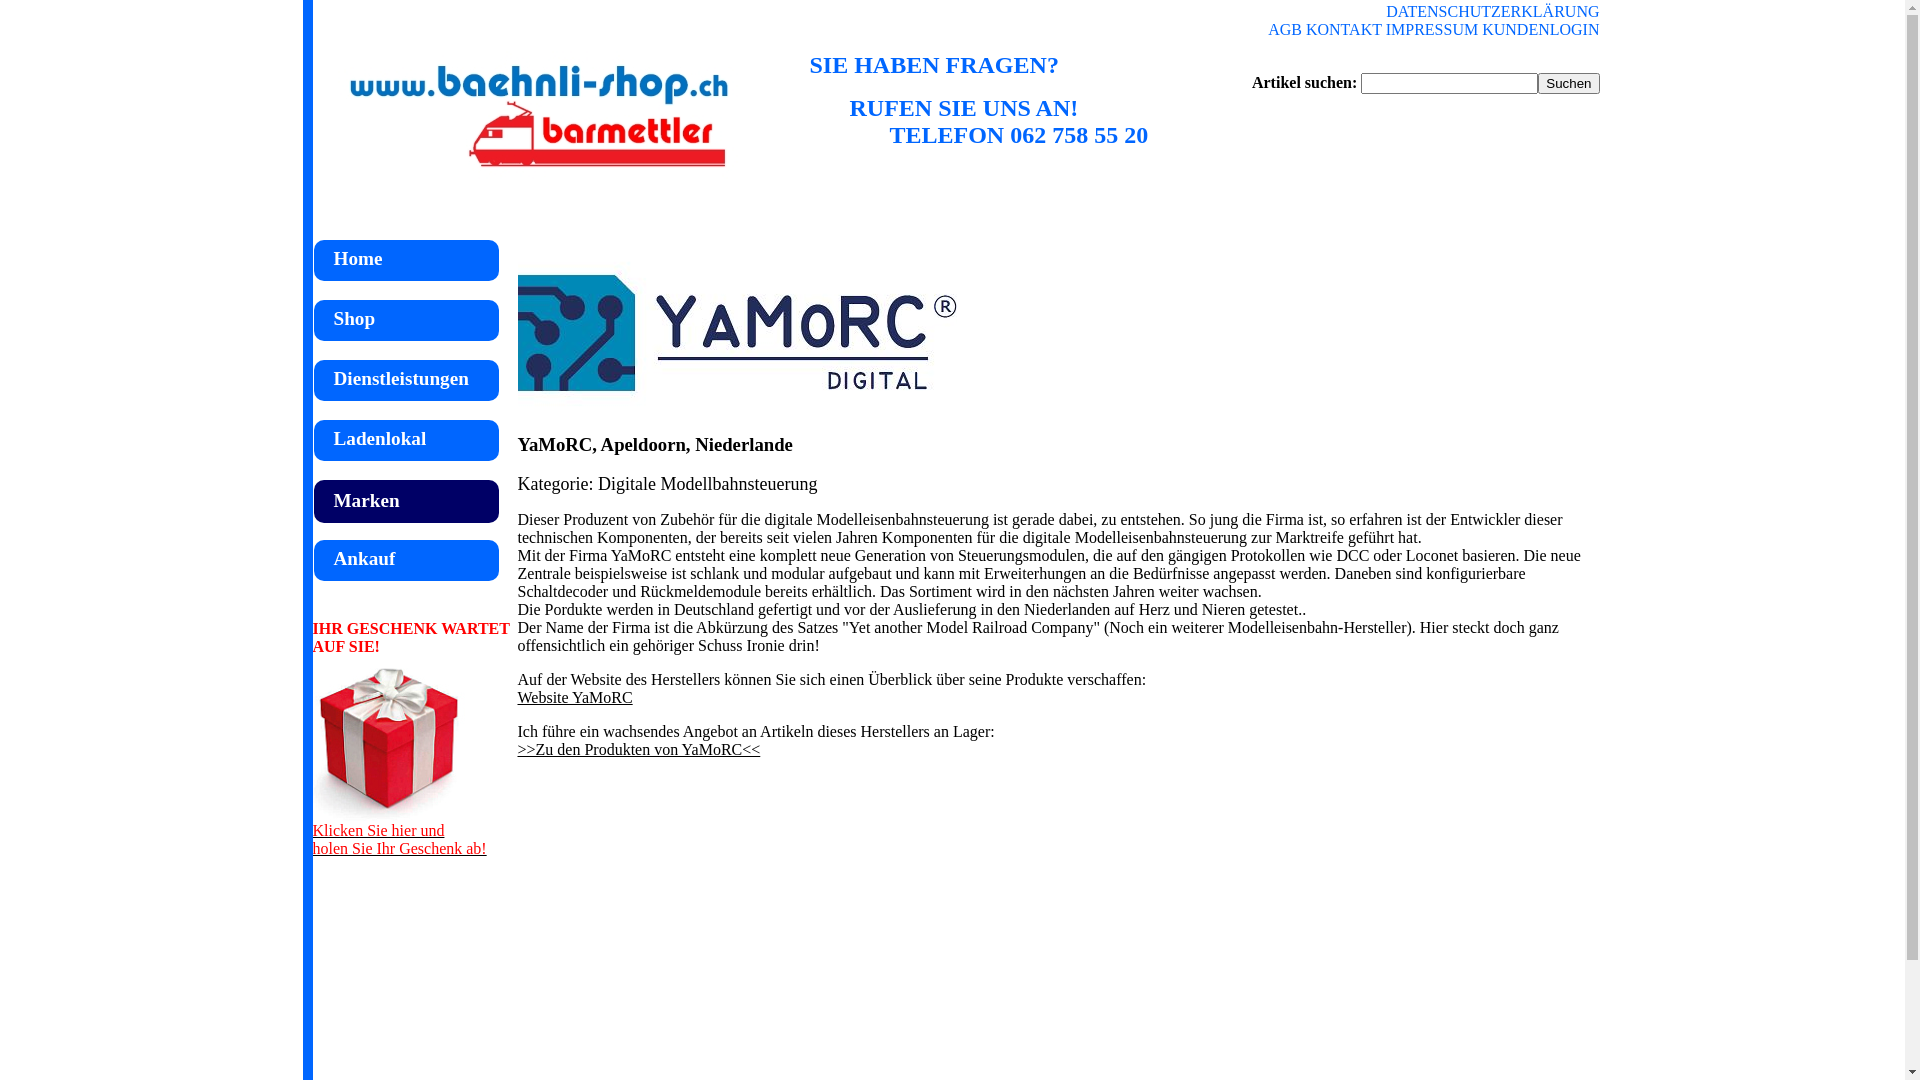  I want to click on 'IMPRESSUM', so click(1430, 29).